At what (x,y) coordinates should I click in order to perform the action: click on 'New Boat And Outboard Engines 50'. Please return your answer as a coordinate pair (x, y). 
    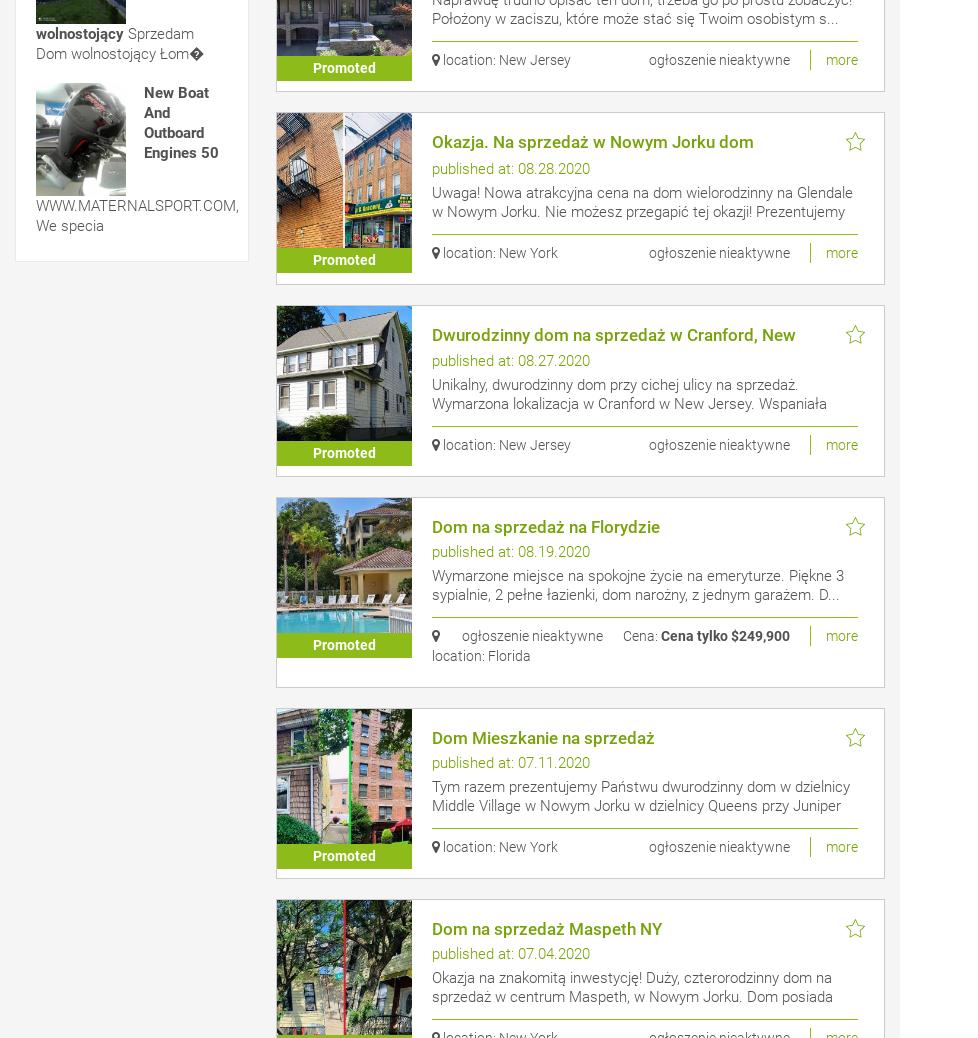
    Looking at the image, I should click on (181, 122).